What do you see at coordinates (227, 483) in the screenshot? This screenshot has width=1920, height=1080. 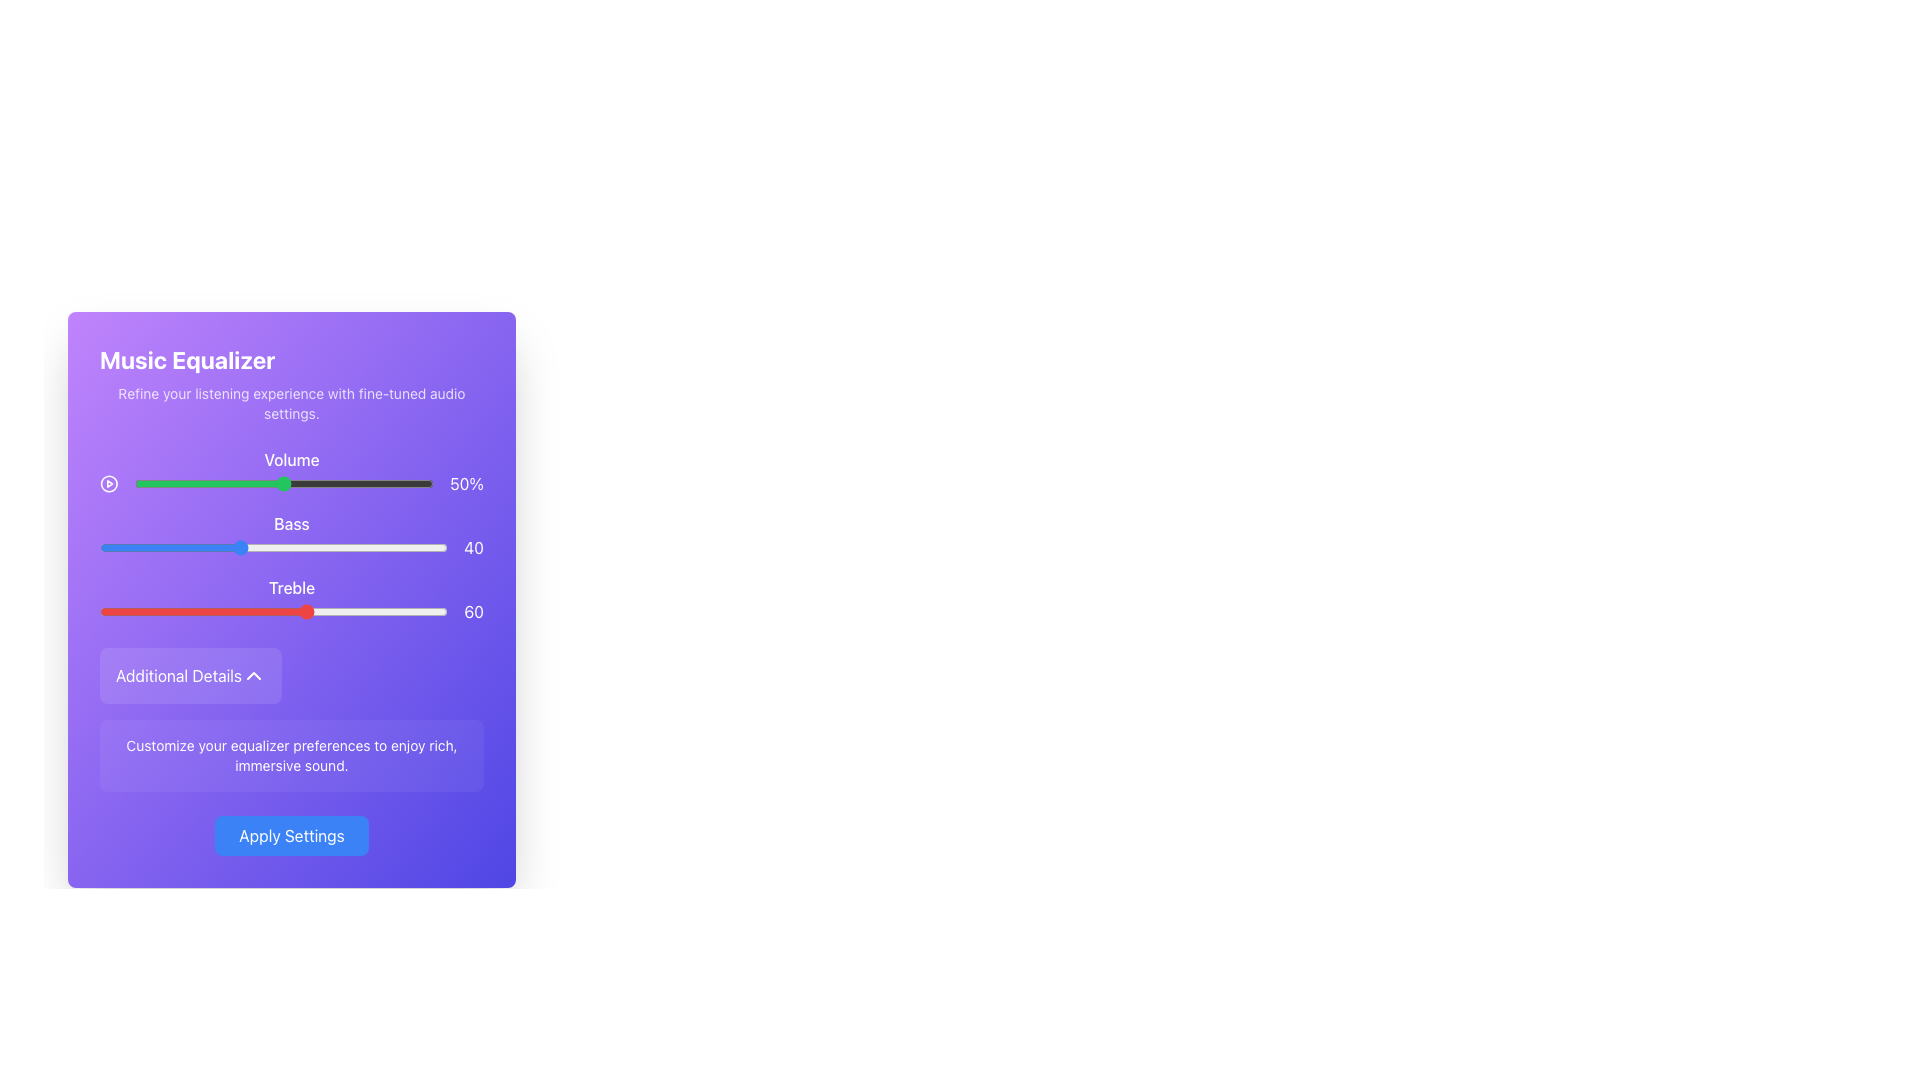 I see `the slider` at bounding box center [227, 483].